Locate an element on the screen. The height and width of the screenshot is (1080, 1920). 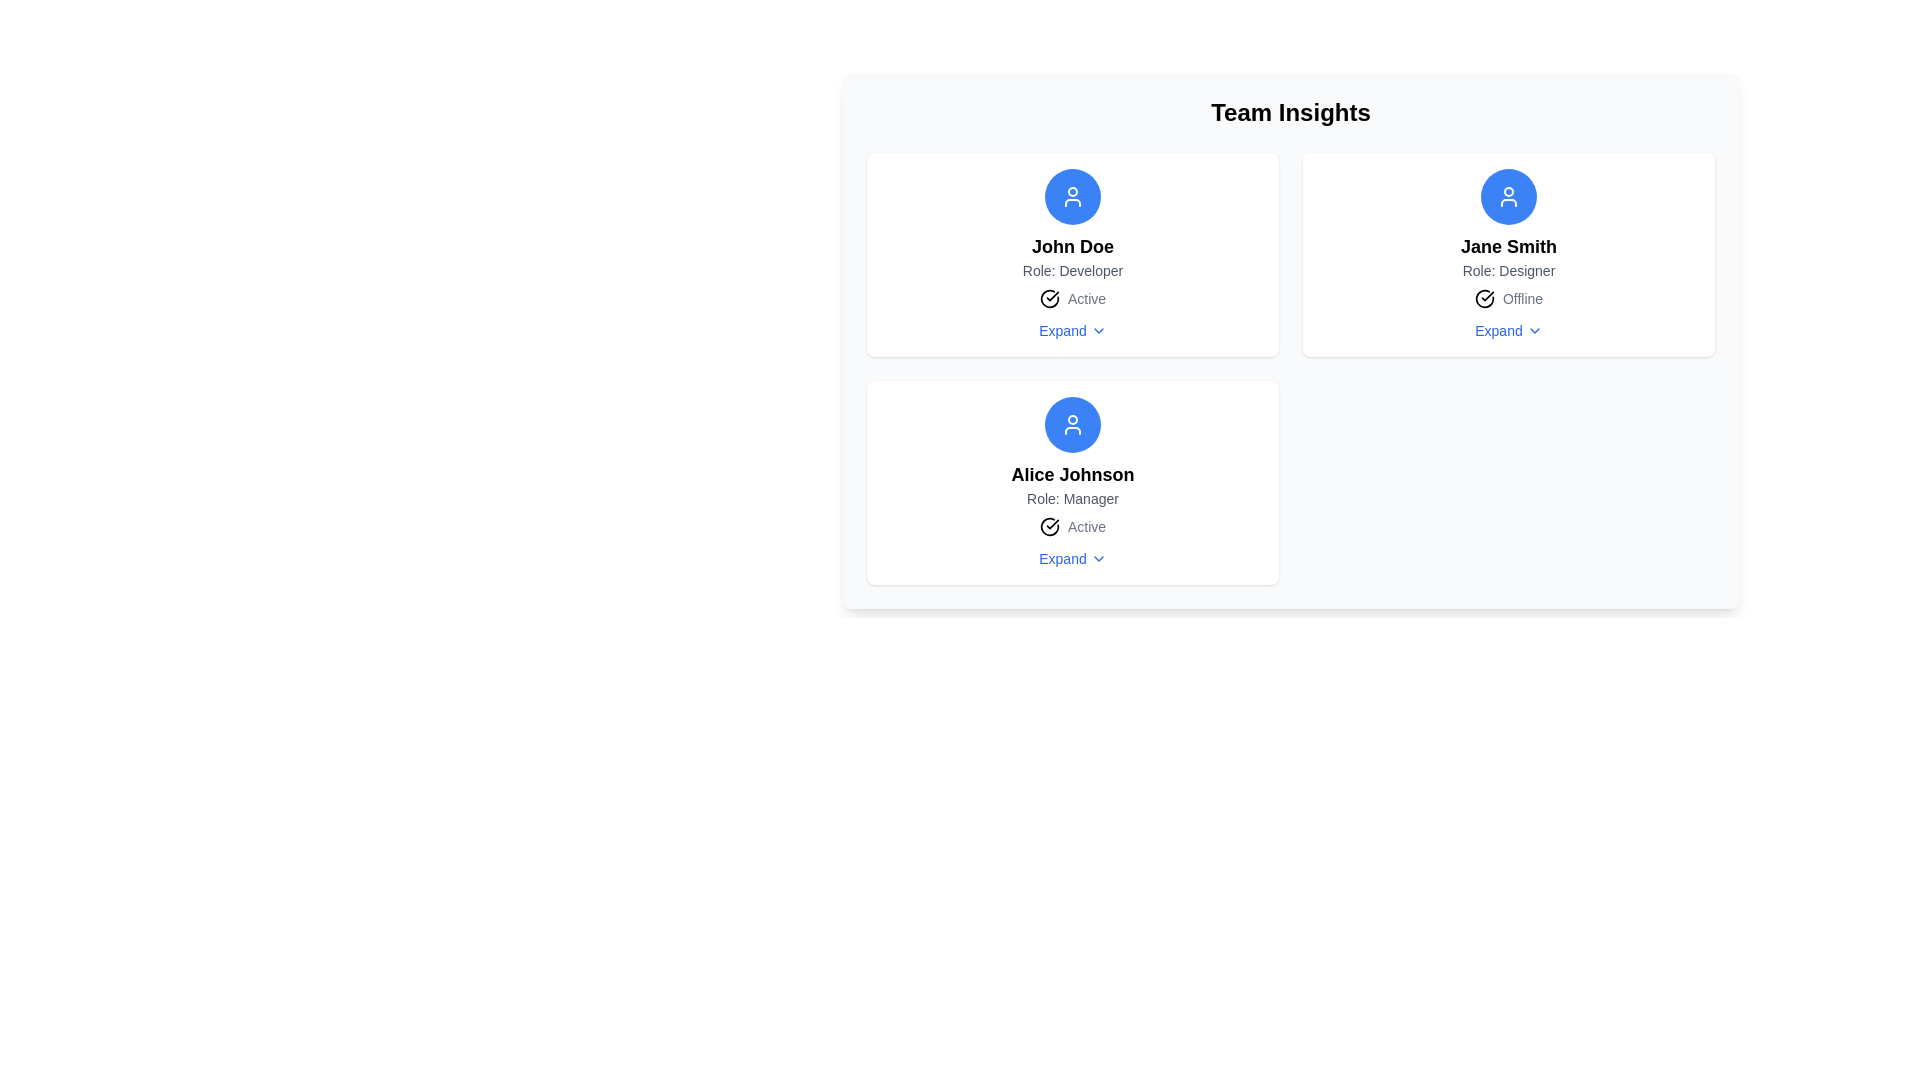
the 'Active' status text label associated with the member John Doe, which is positioned in the card layout to the right of the status icon is located at coordinates (1085, 299).